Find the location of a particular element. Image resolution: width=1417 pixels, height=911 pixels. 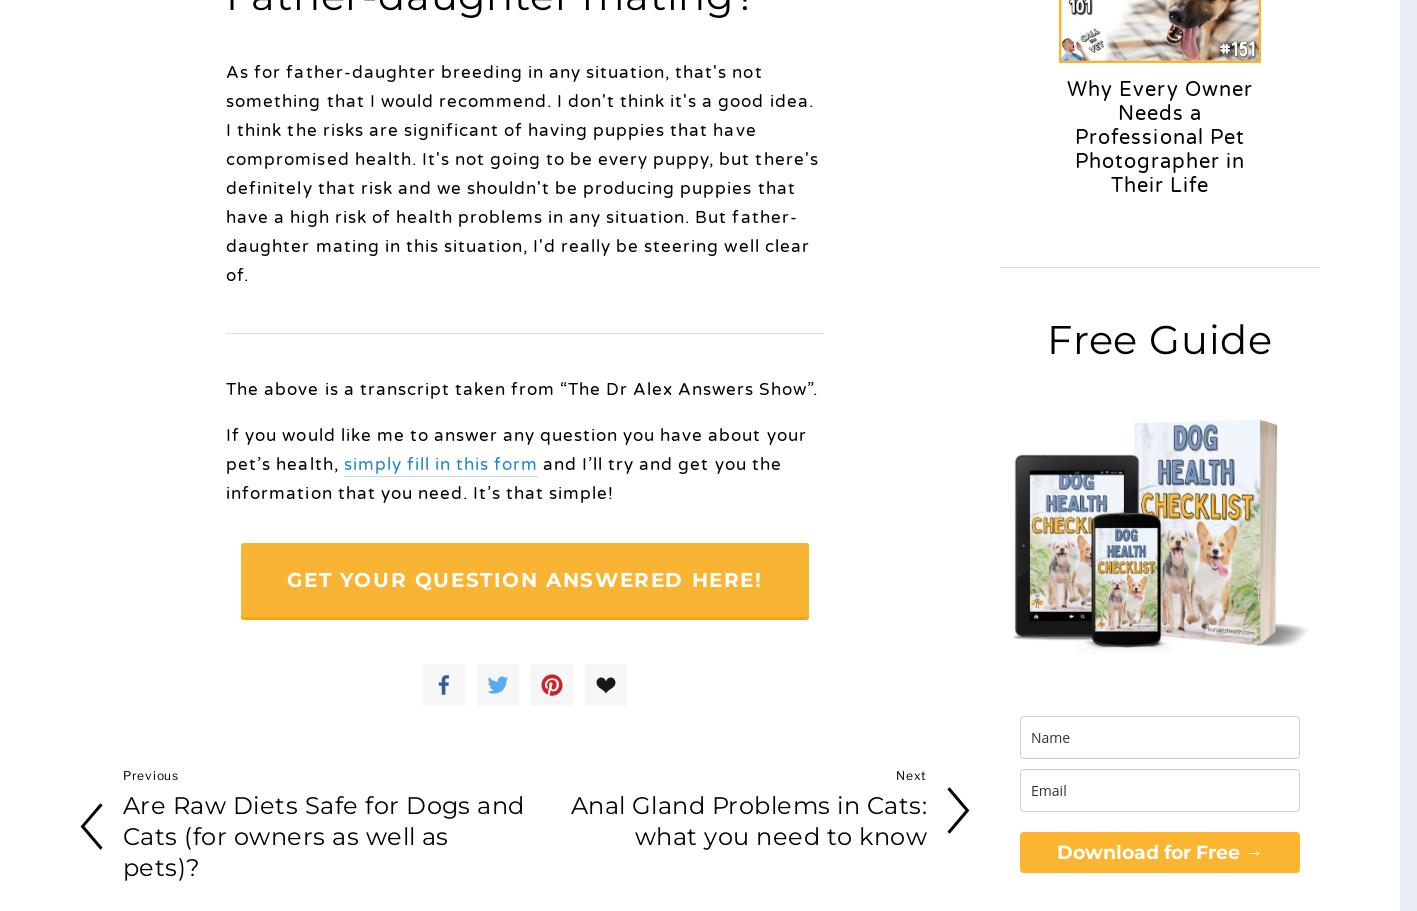

'Anal Gland Problems in Cats: what you need to know' is located at coordinates (570, 819).